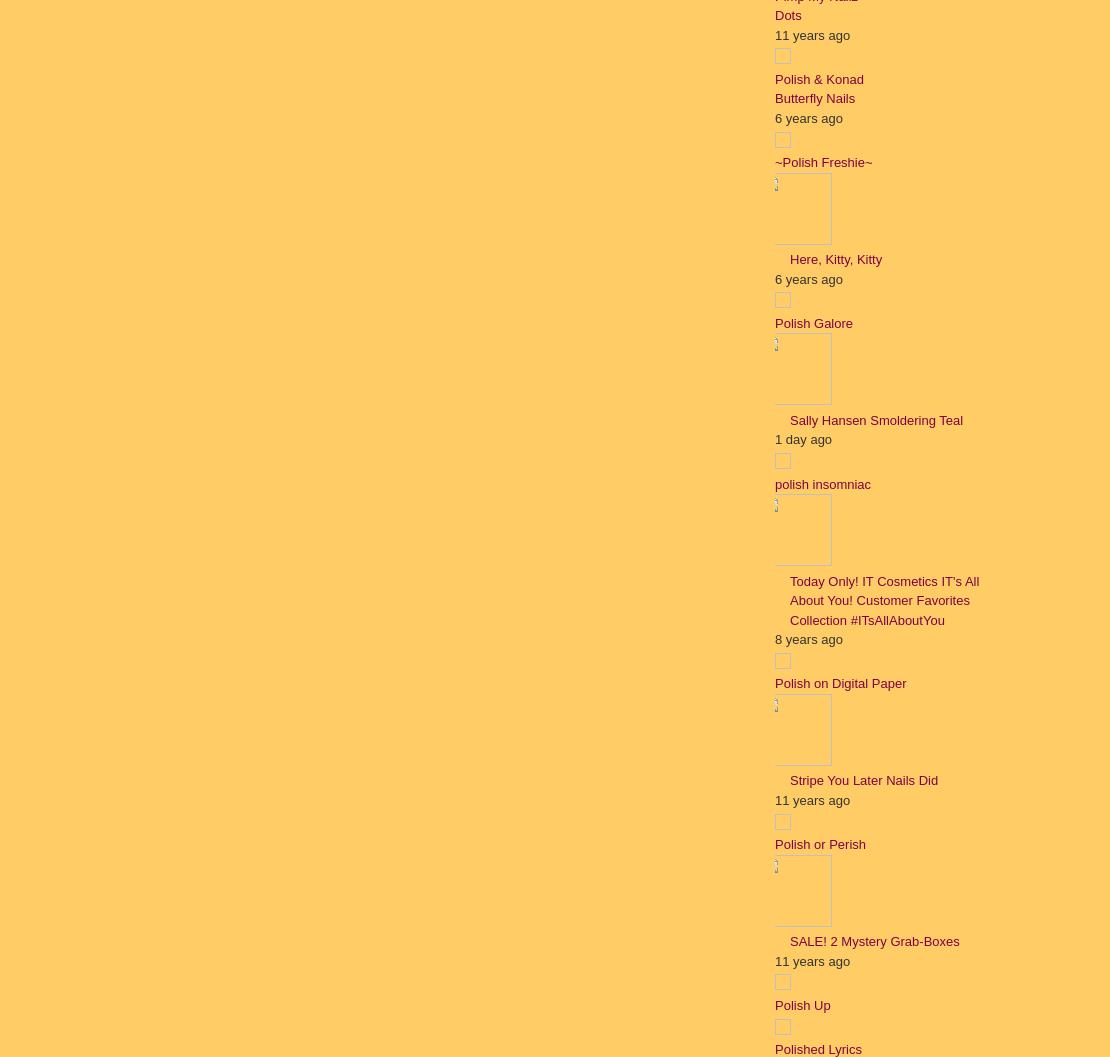 The image size is (1110, 1057). Describe the element at coordinates (803, 438) in the screenshot. I see `'1 day ago'` at that location.